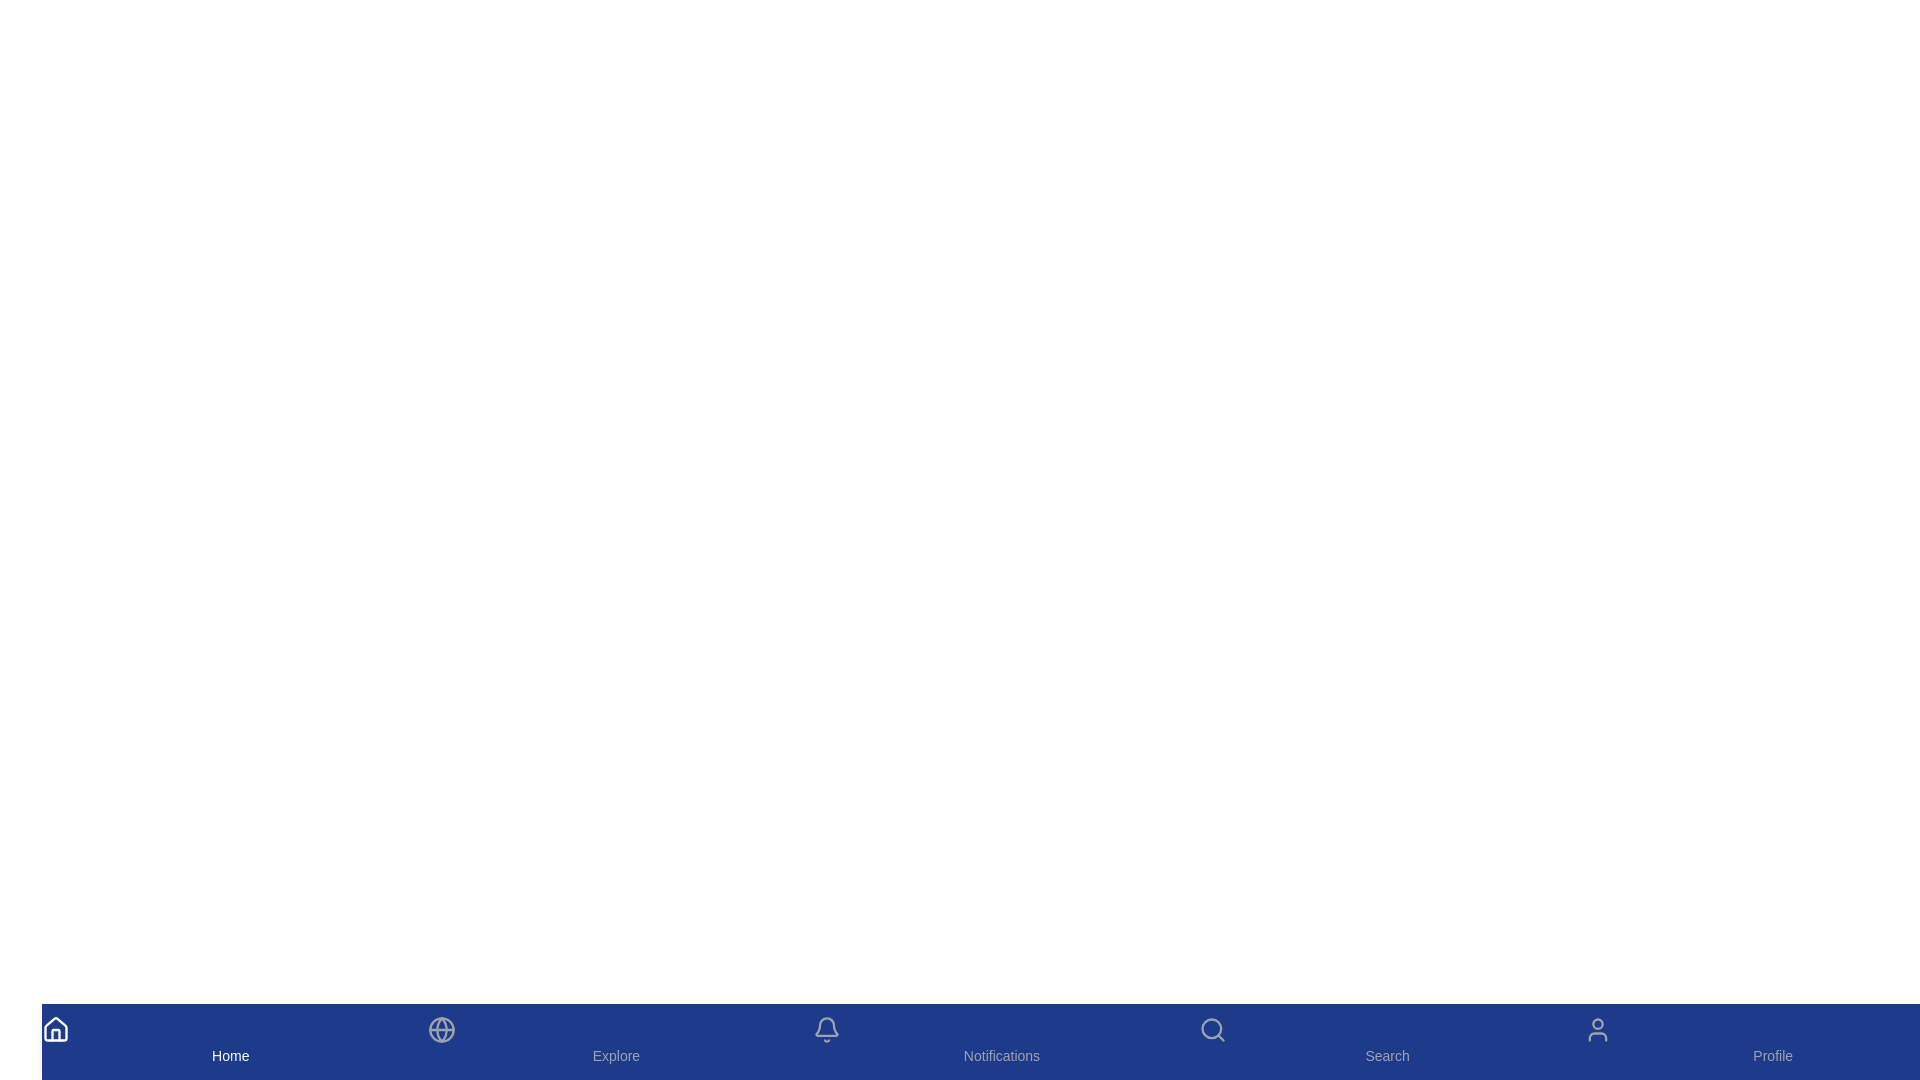 The image size is (1920, 1080). Describe the element at coordinates (1002, 1040) in the screenshot. I see `the Notifications tab by clicking on its icon` at that location.